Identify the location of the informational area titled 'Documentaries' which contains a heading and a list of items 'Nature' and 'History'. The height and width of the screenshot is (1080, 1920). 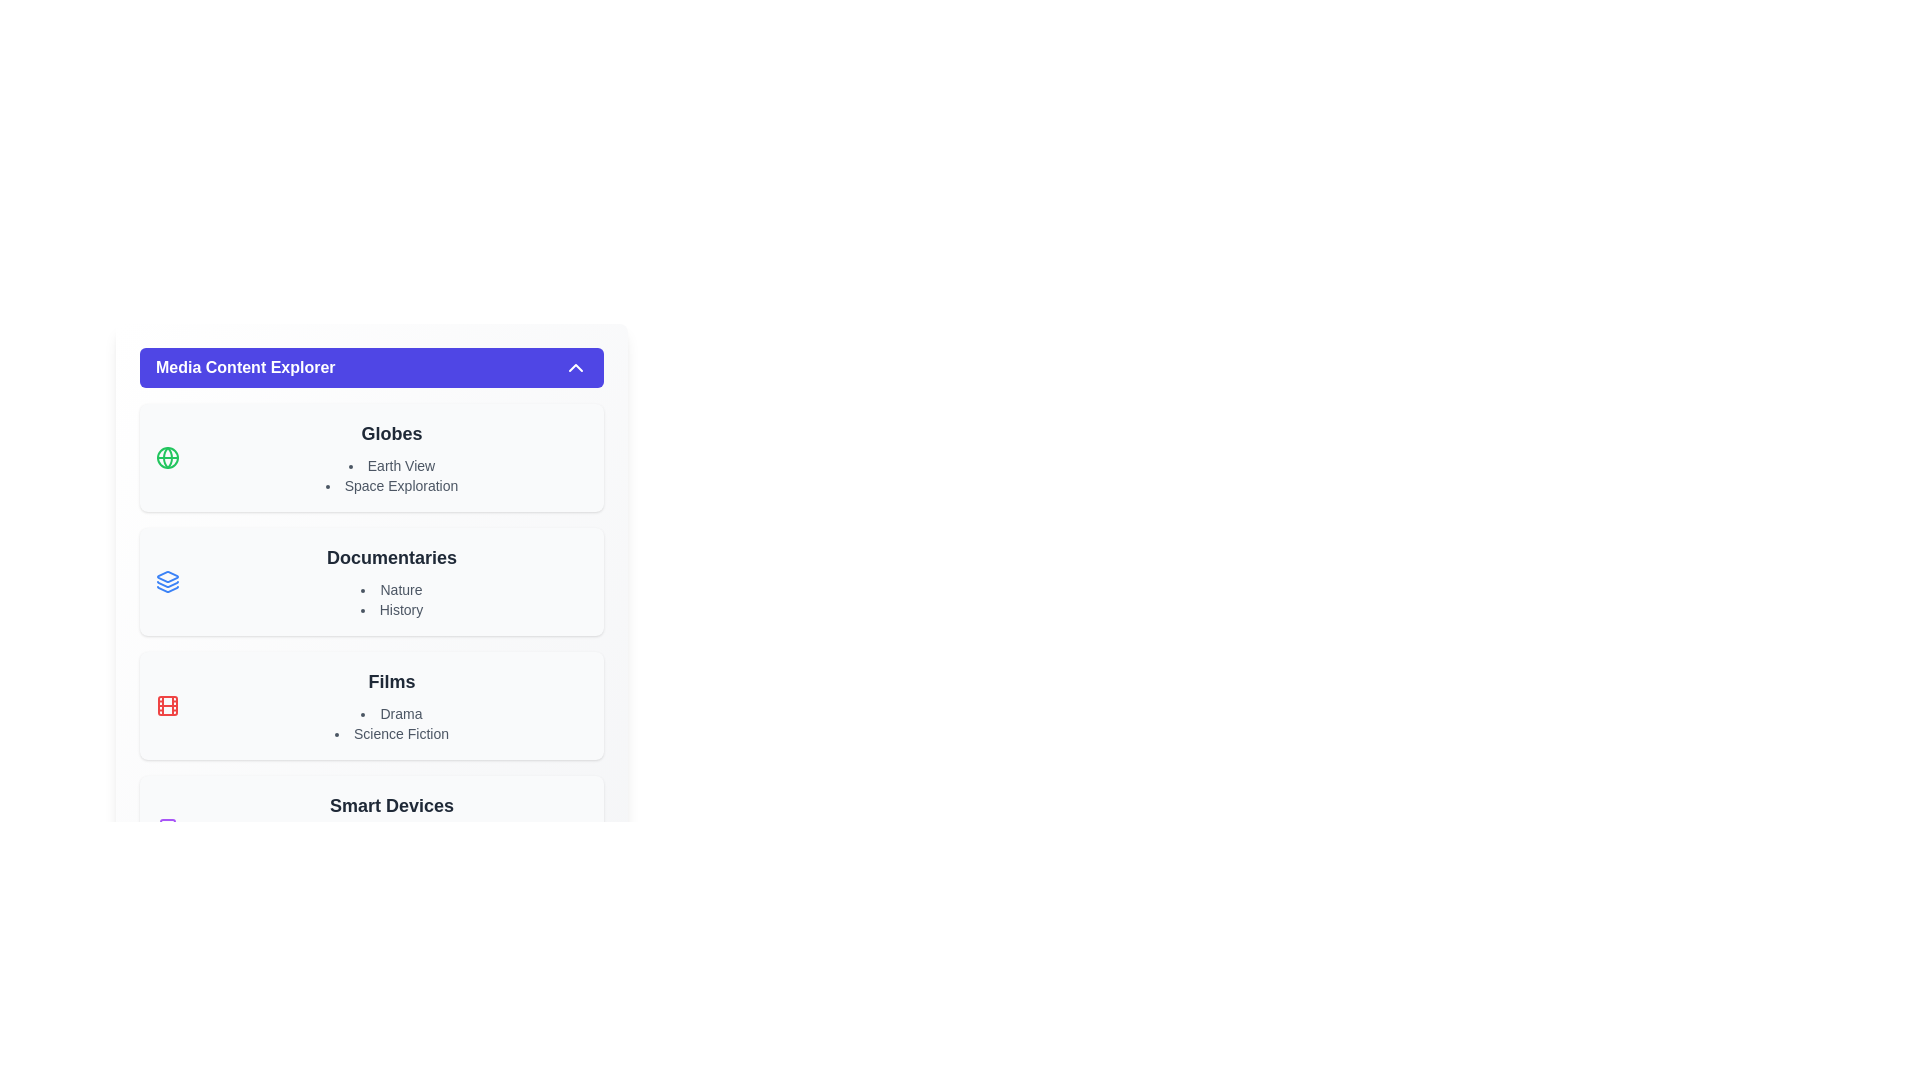
(372, 582).